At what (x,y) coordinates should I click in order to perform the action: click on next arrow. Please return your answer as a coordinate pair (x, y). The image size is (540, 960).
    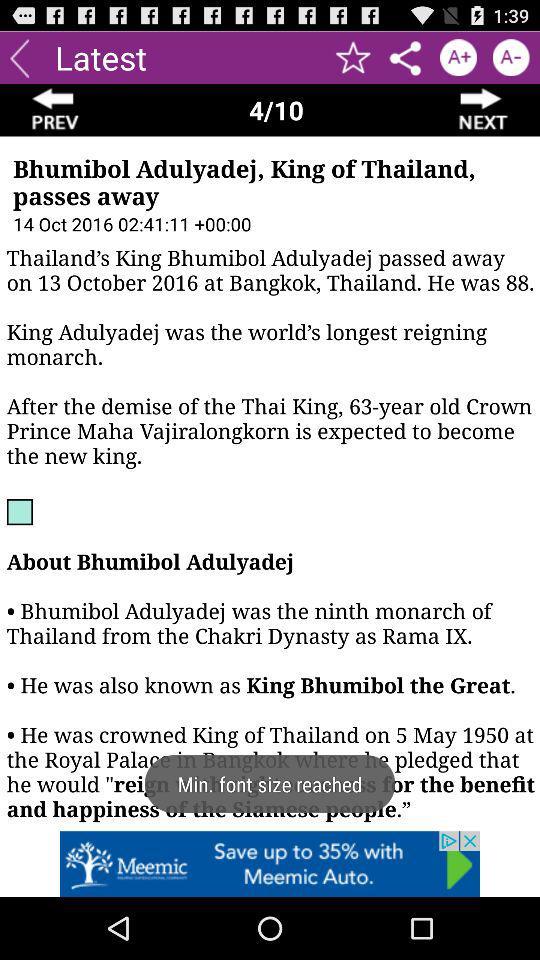
    Looking at the image, I should click on (483, 110).